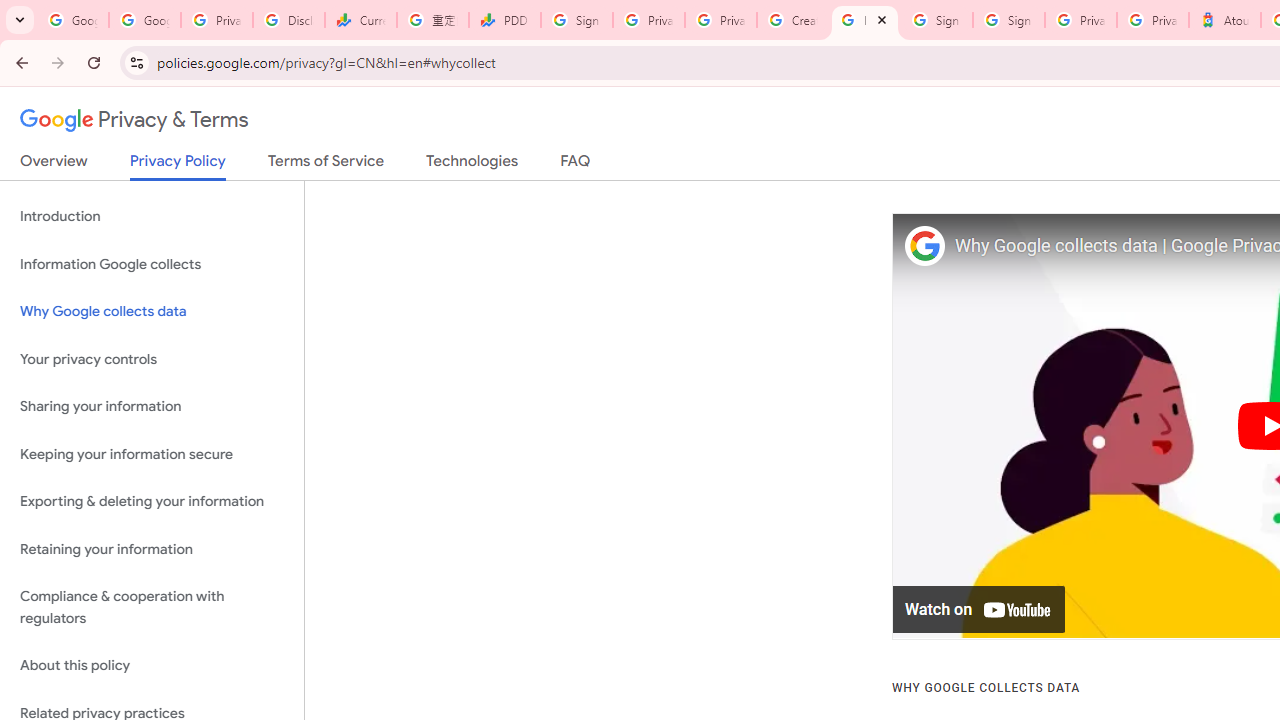 The image size is (1280, 720). What do you see at coordinates (935, 20) in the screenshot?
I see `'Sign in - Google Accounts'` at bounding box center [935, 20].